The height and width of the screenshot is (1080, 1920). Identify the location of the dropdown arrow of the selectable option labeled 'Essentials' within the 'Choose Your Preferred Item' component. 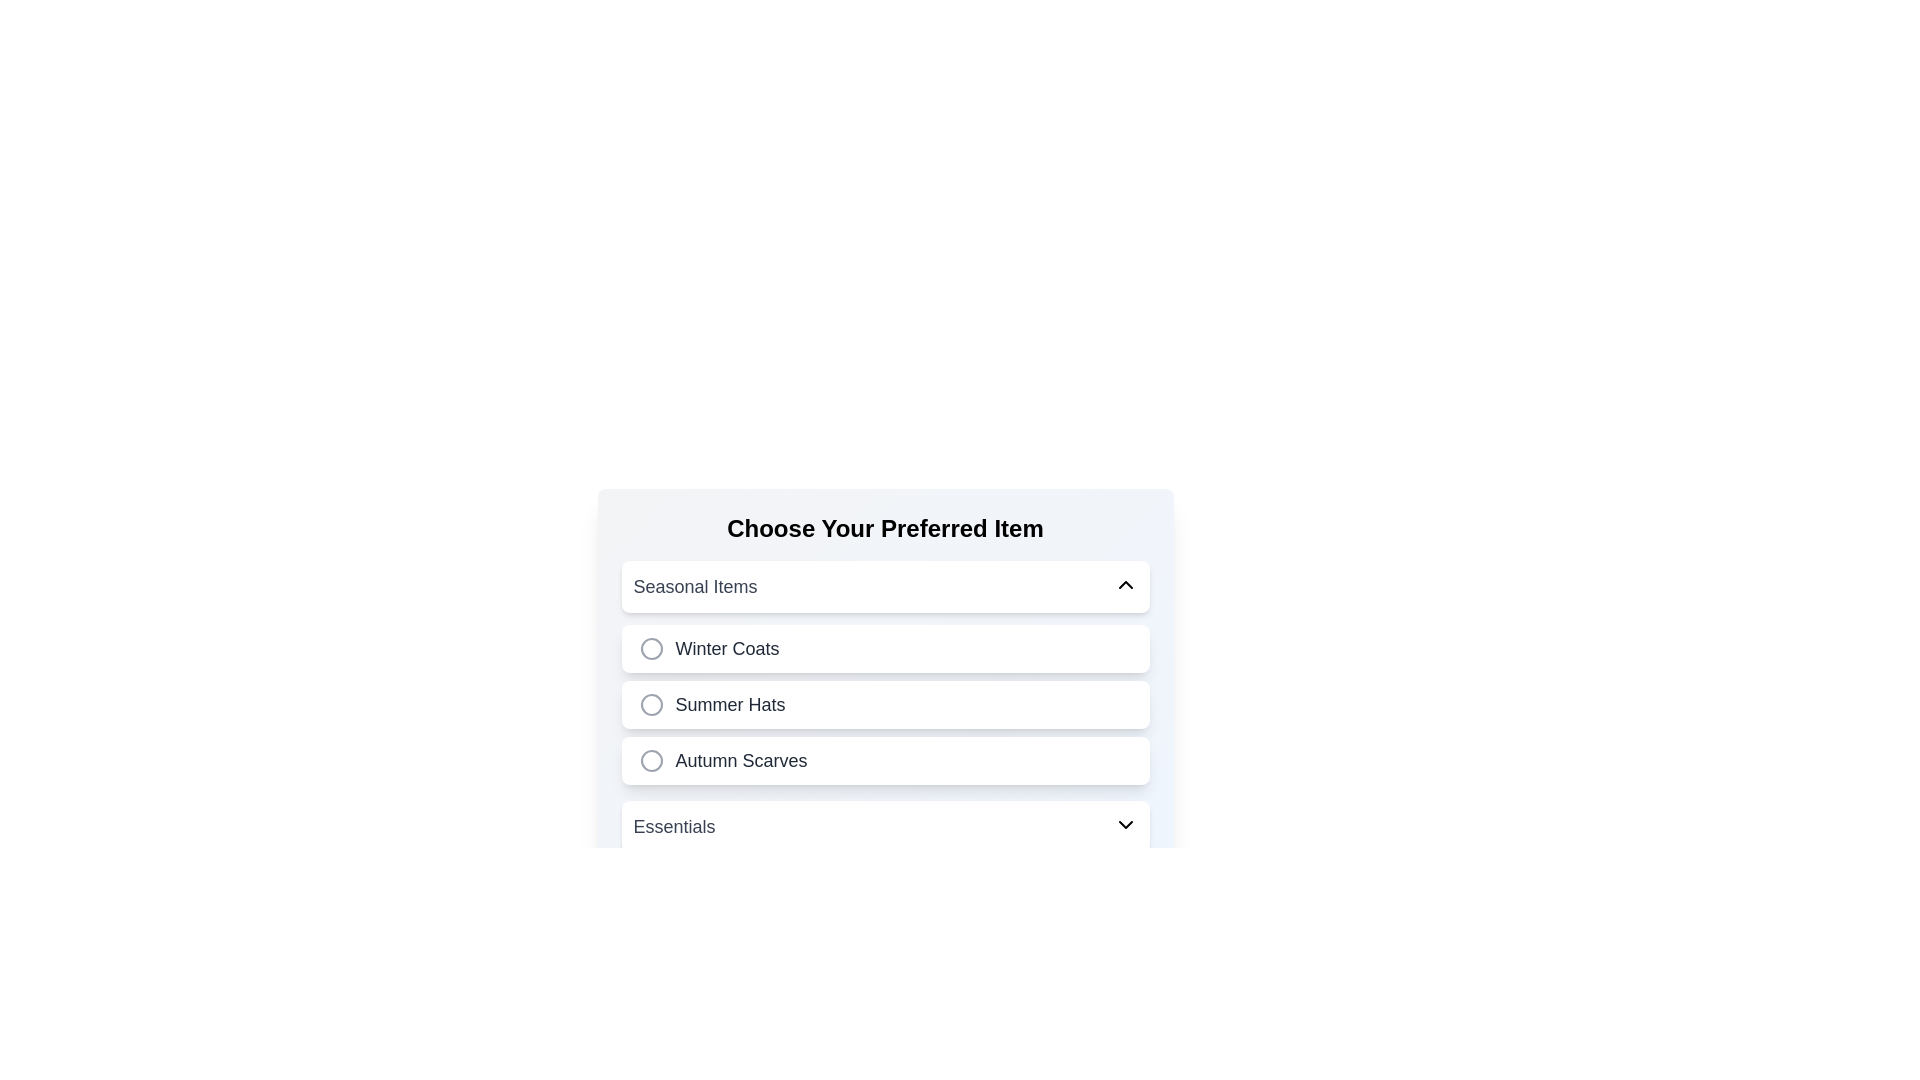
(884, 826).